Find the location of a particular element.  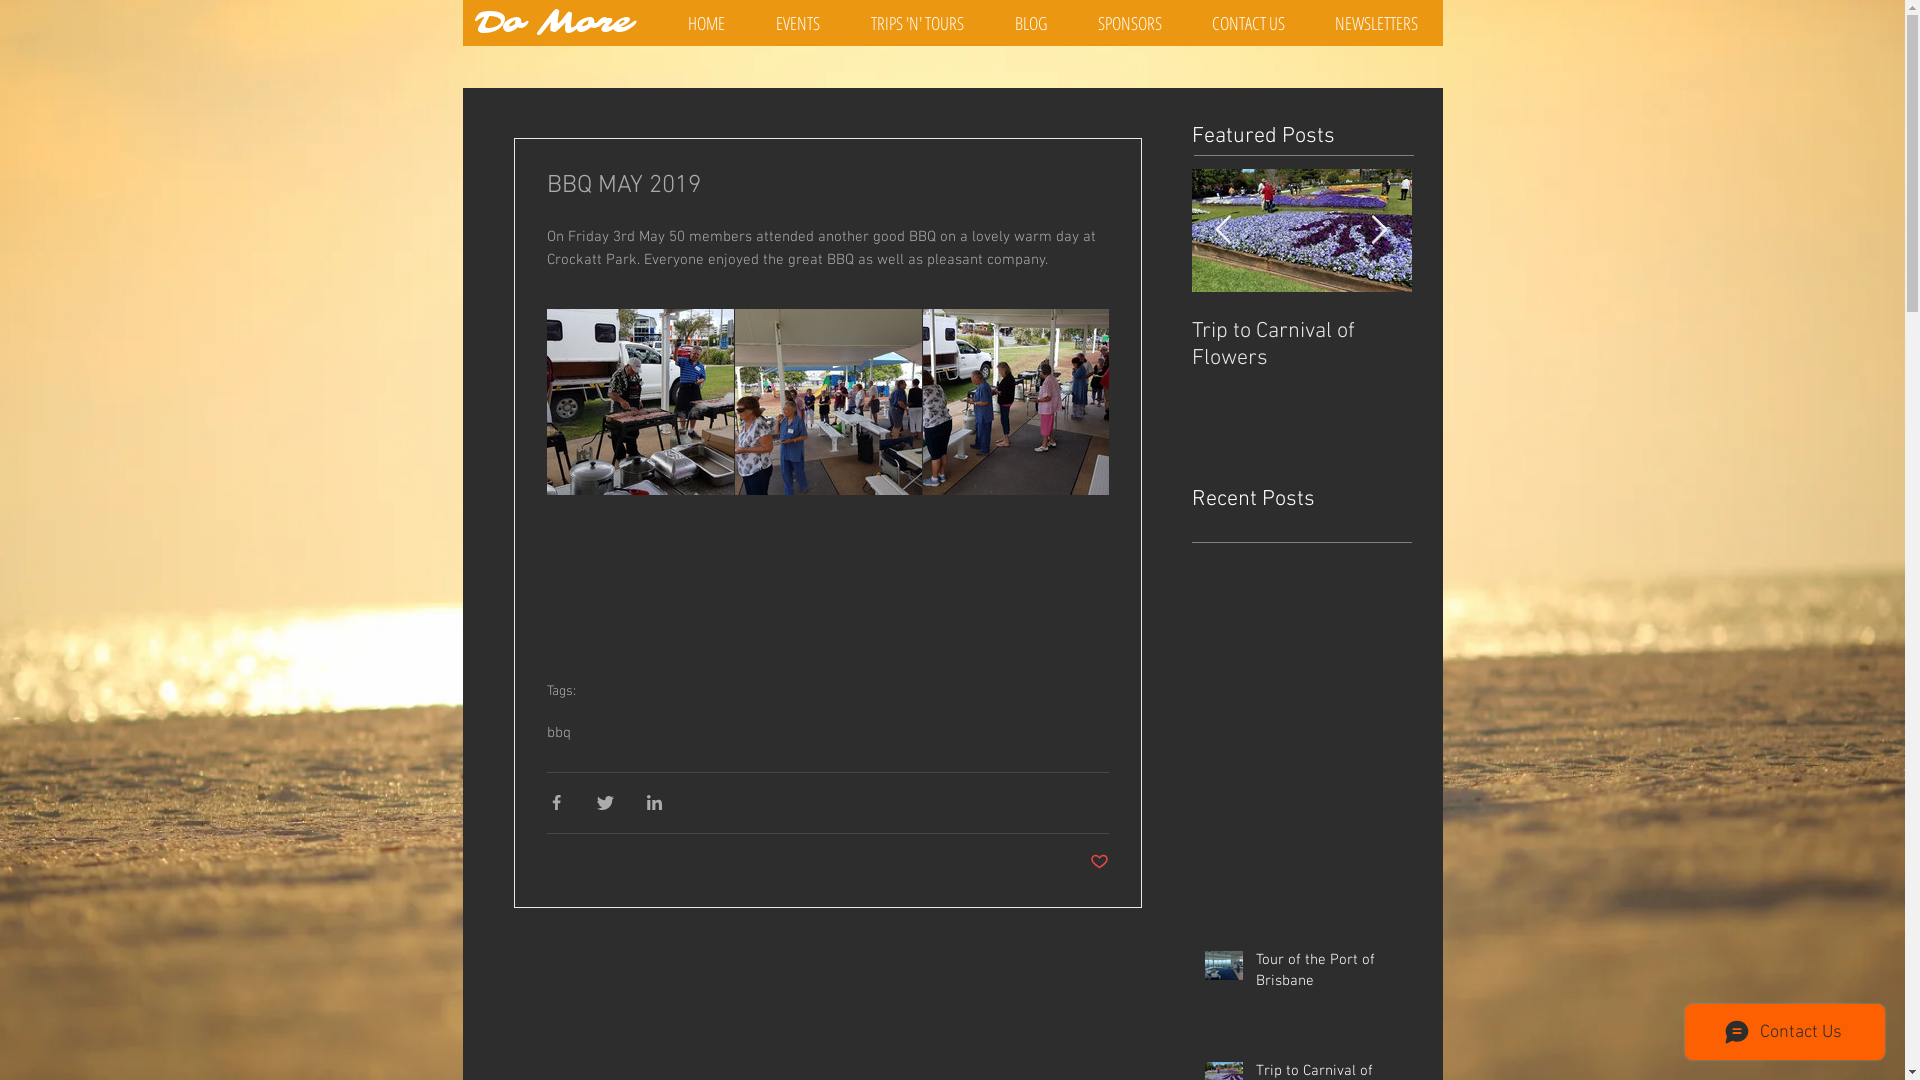

'Post not marked as liked' is located at coordinates (1098, 862).